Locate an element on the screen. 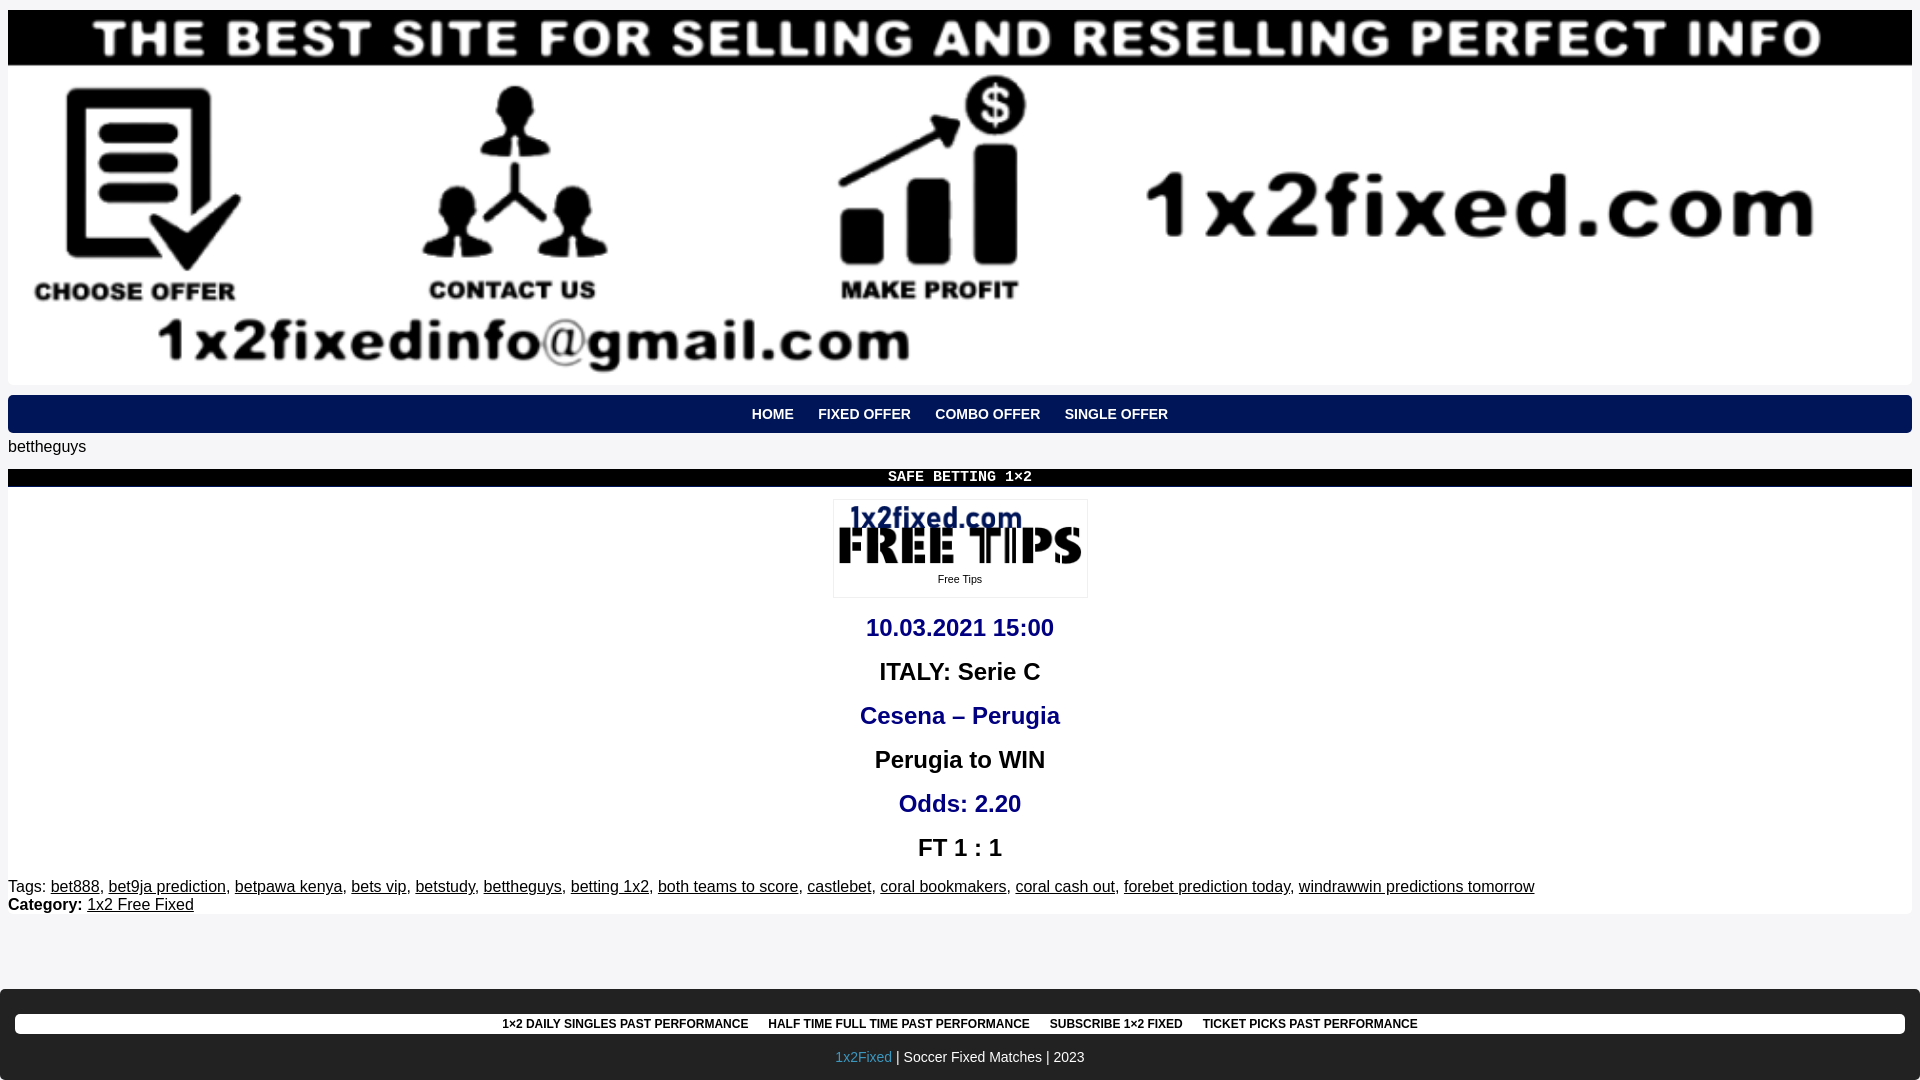  'VIP Advice 1x2' is located at coordinates (958, 534).